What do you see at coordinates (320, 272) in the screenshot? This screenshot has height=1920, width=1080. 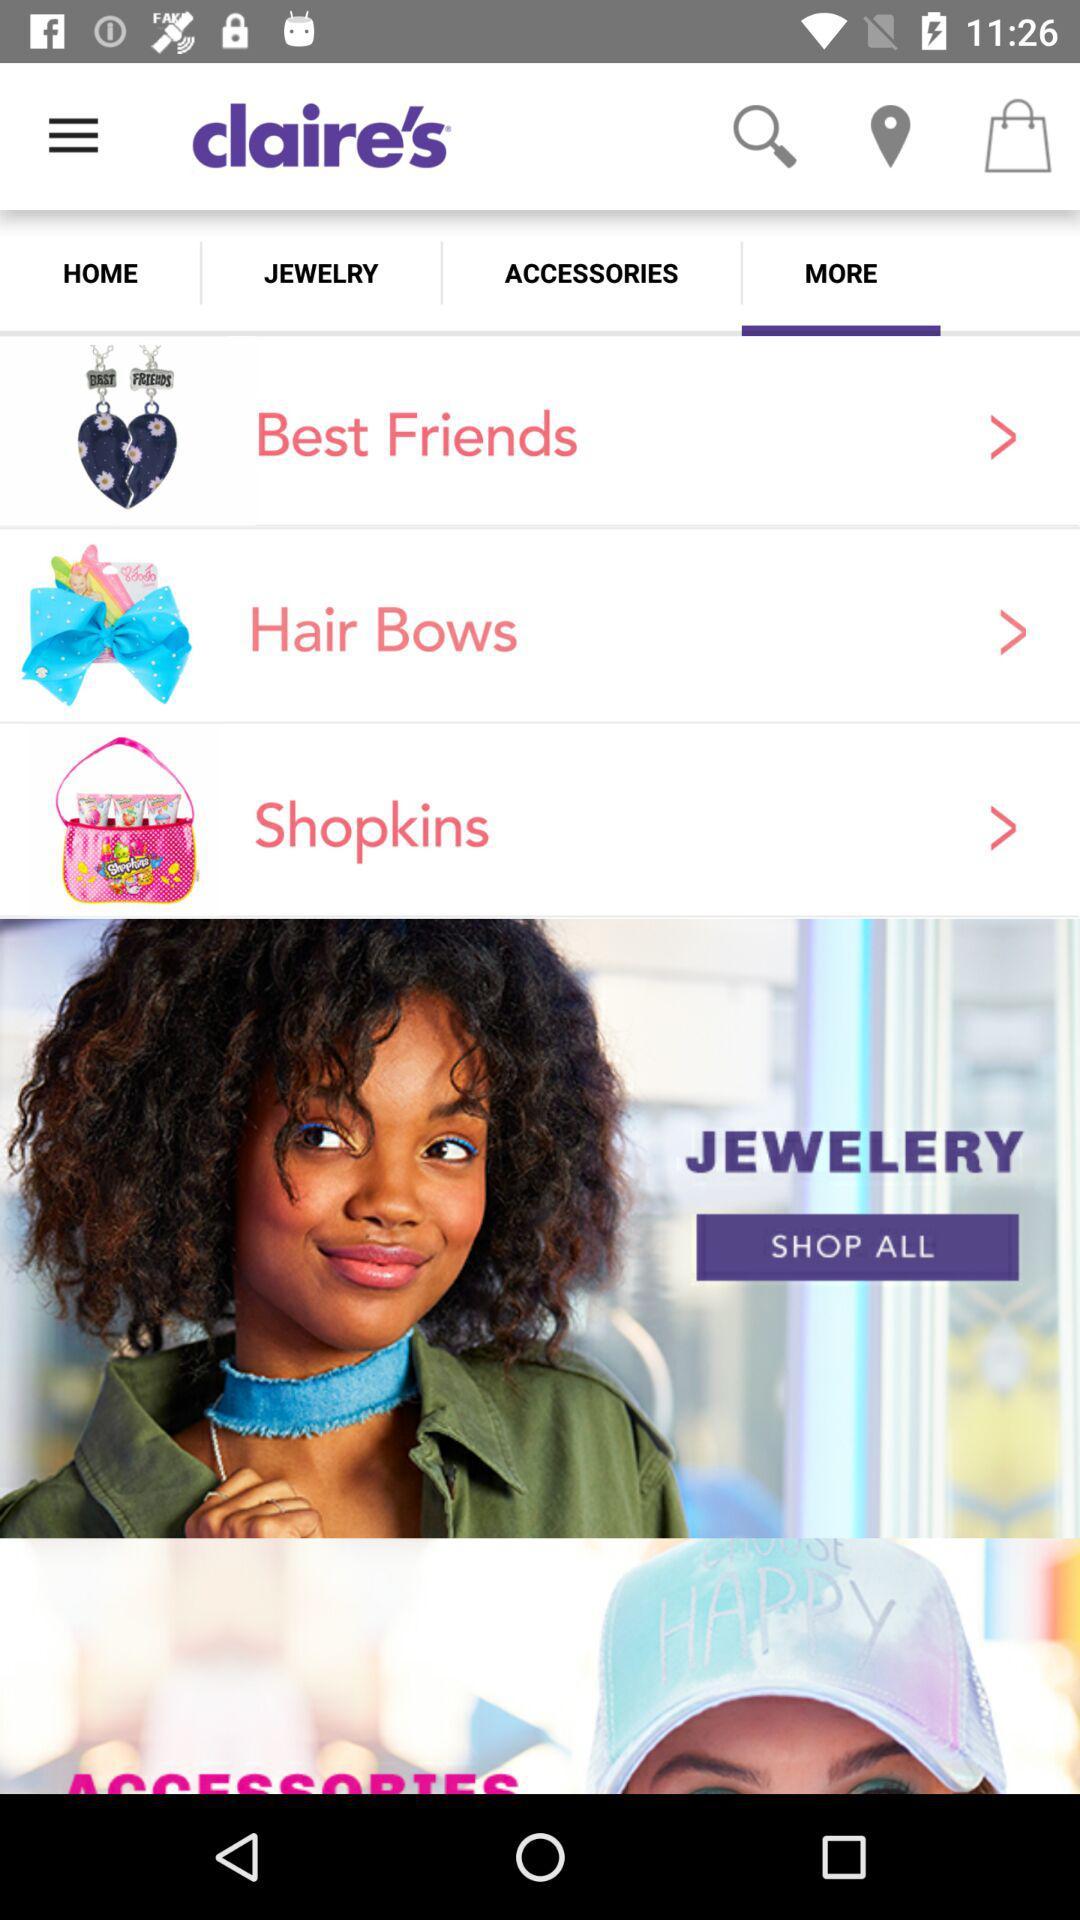 I see `the app to the left of accessories app` at bounding box center [320, 272].